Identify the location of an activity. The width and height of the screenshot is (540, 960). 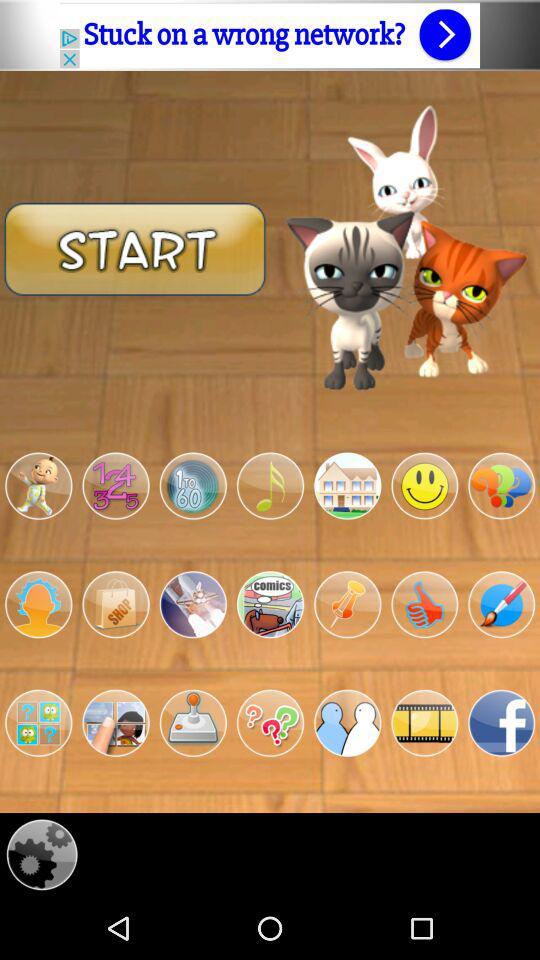
(346, 485).